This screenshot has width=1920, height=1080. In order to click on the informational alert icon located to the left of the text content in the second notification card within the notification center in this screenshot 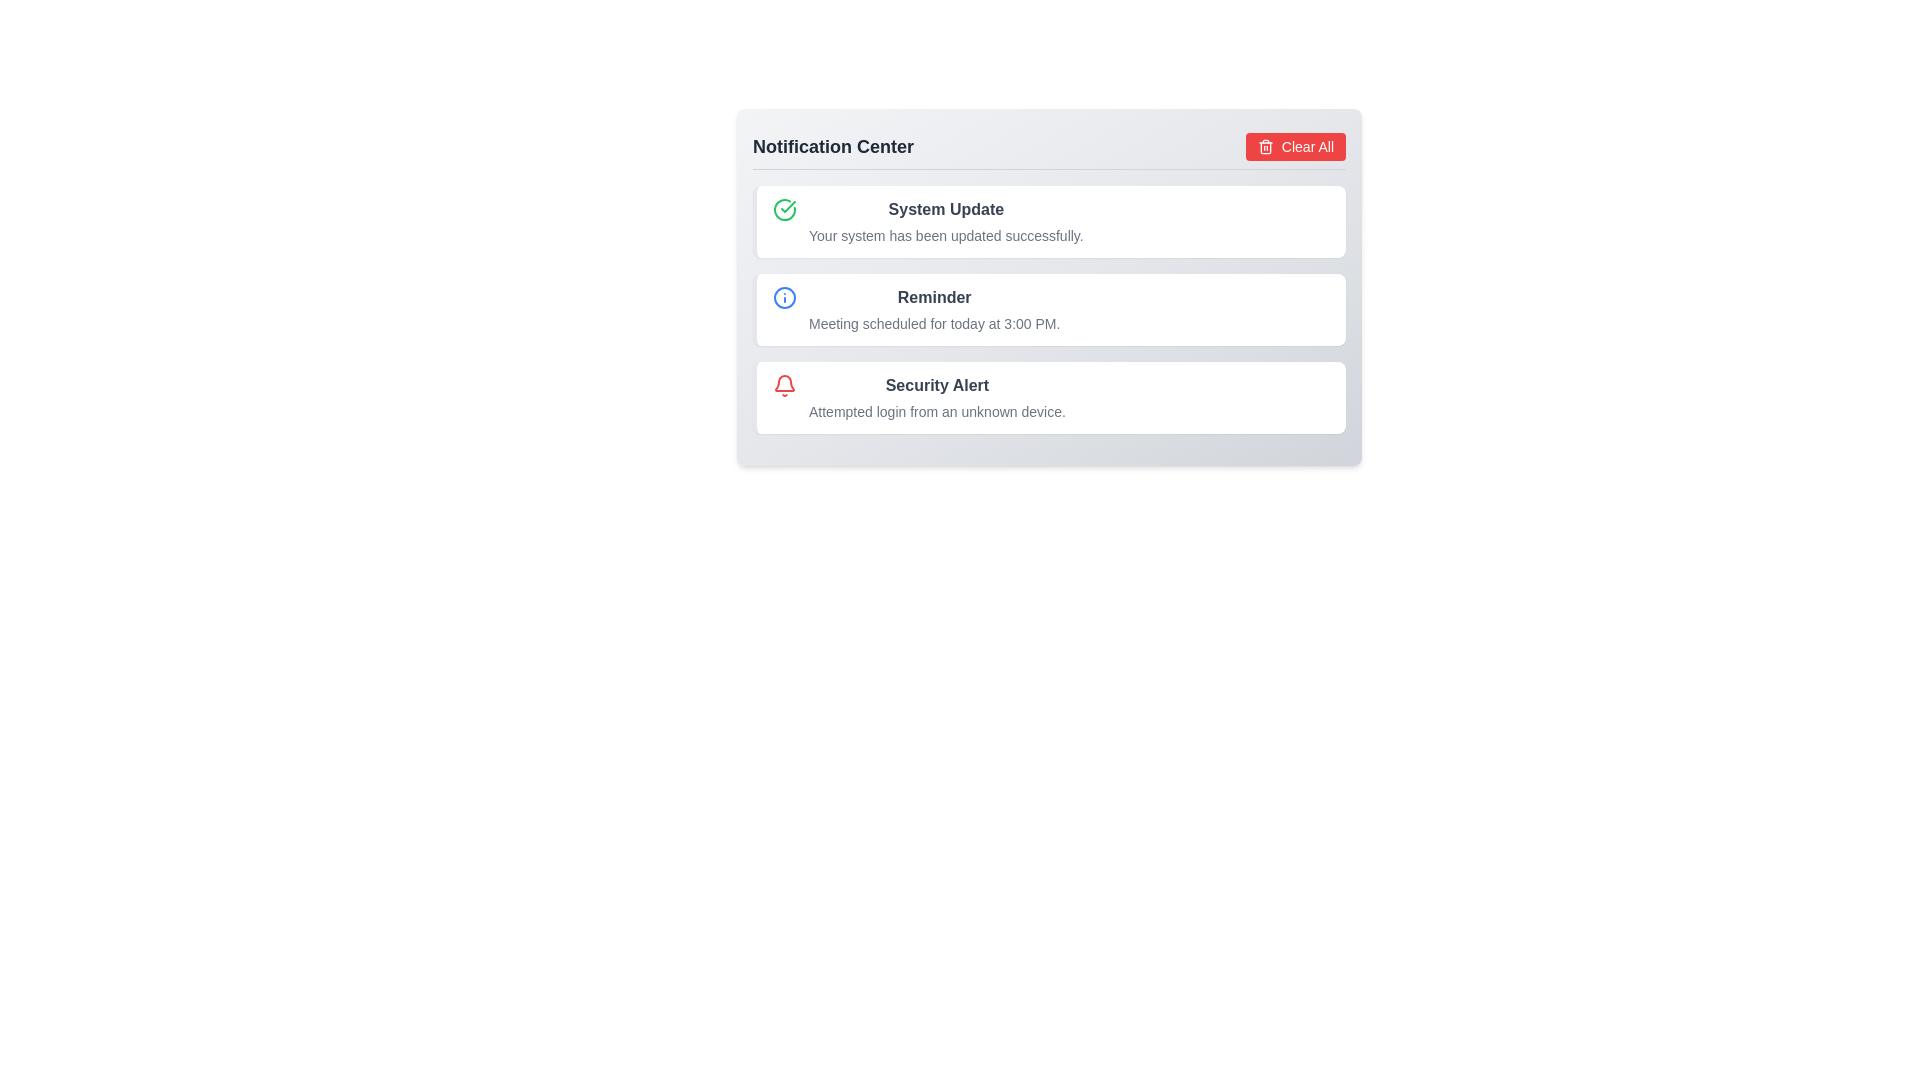, I will do `click(784, 297)`.